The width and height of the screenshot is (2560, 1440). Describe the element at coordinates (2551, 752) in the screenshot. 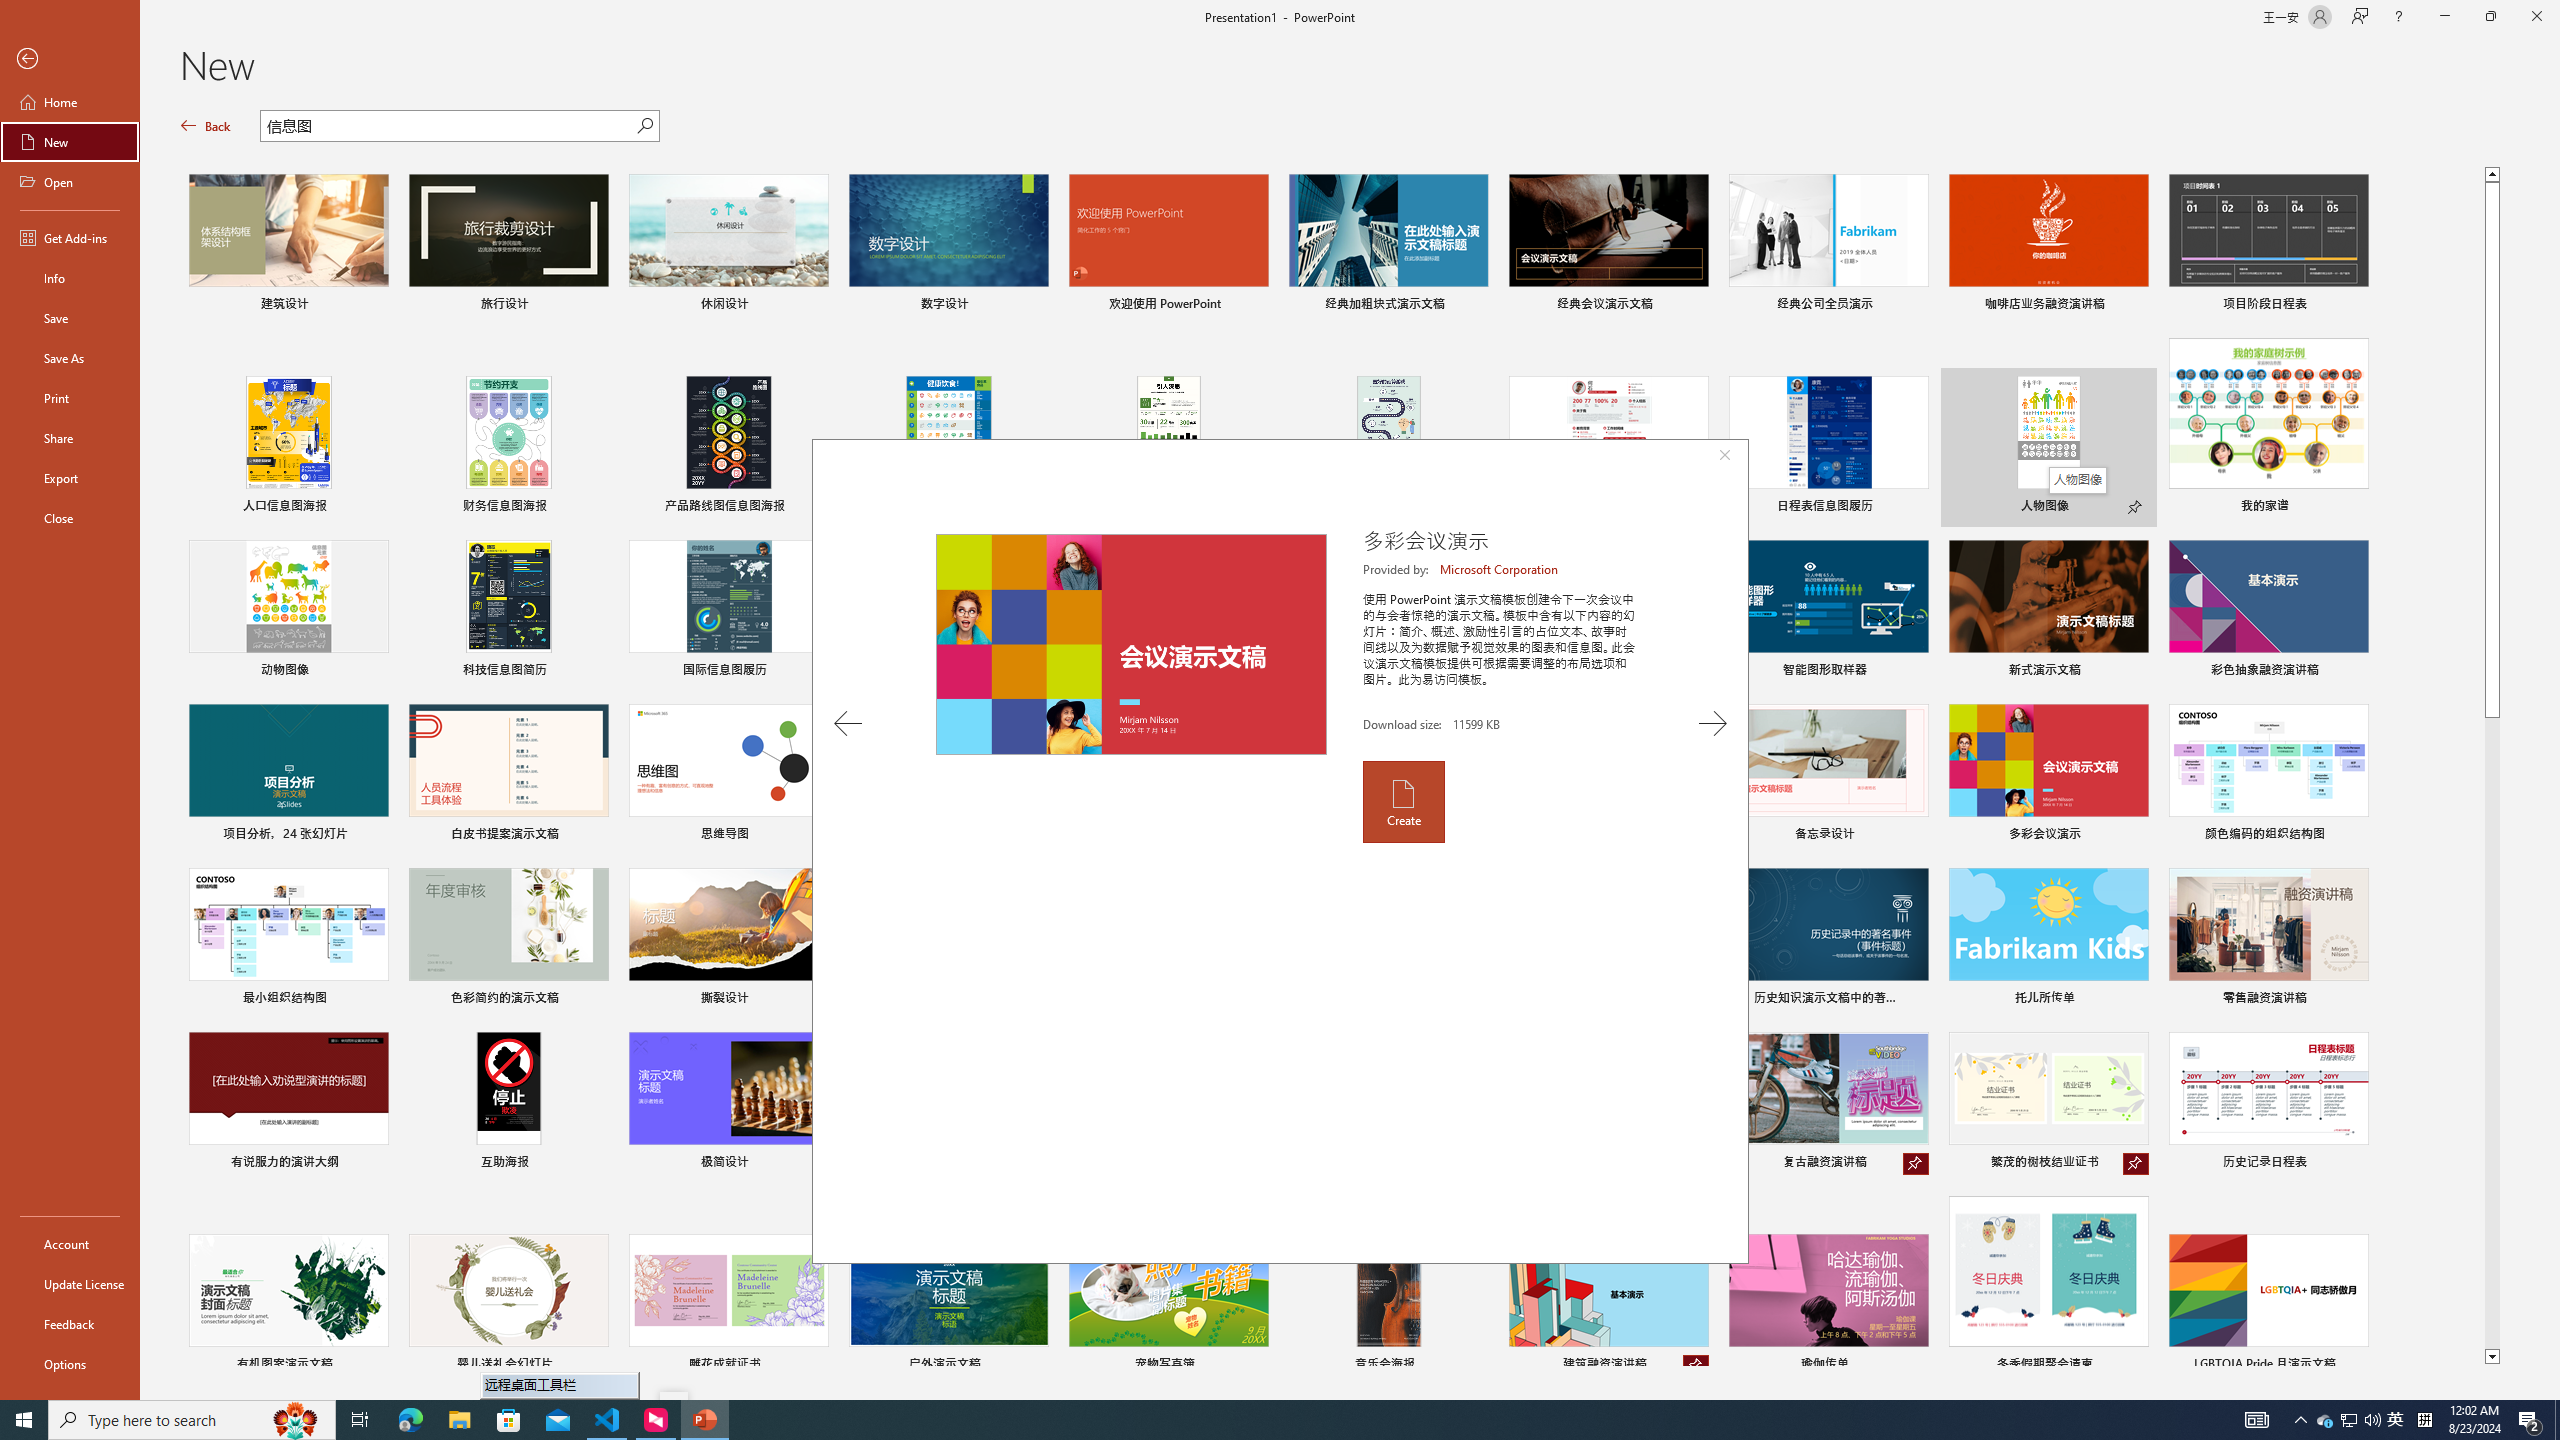

I see `'Class: NetUIScrollBar'` at that location.